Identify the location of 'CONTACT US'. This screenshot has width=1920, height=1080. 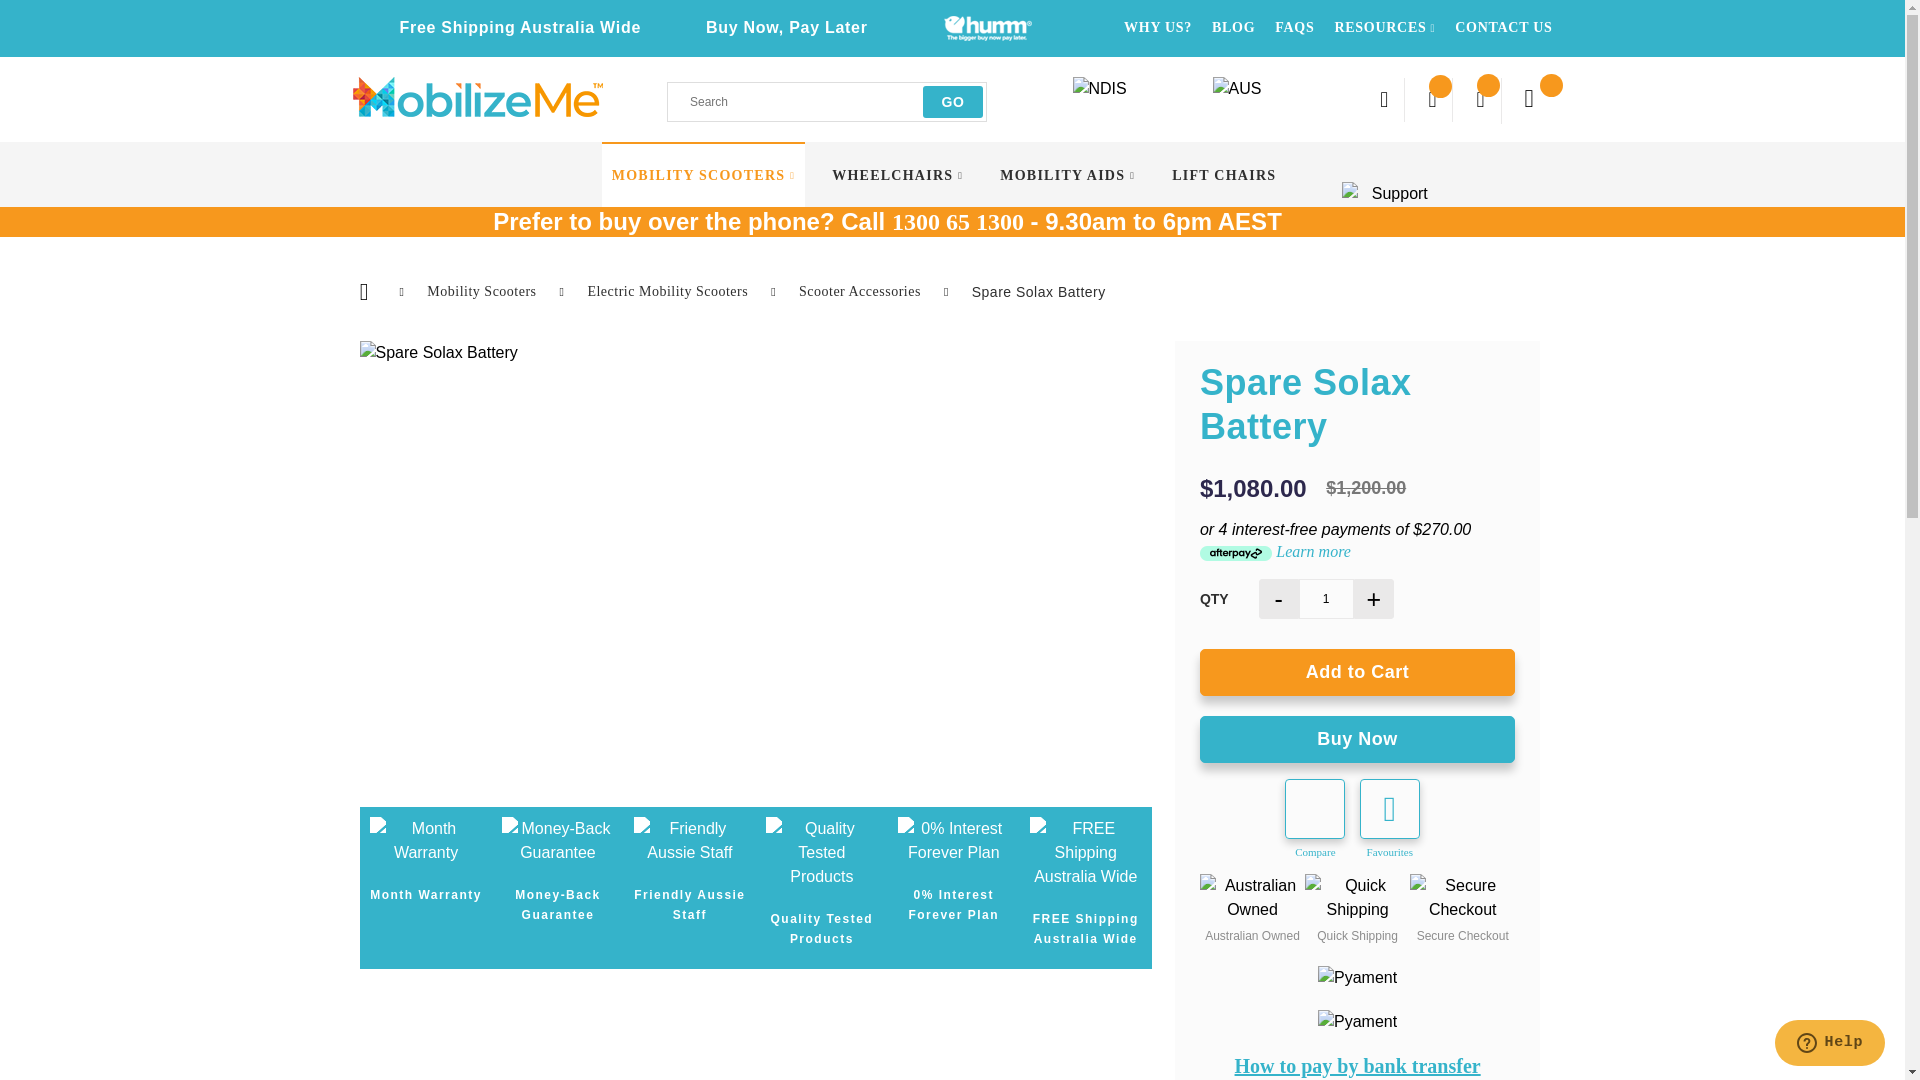
(1454, 27).